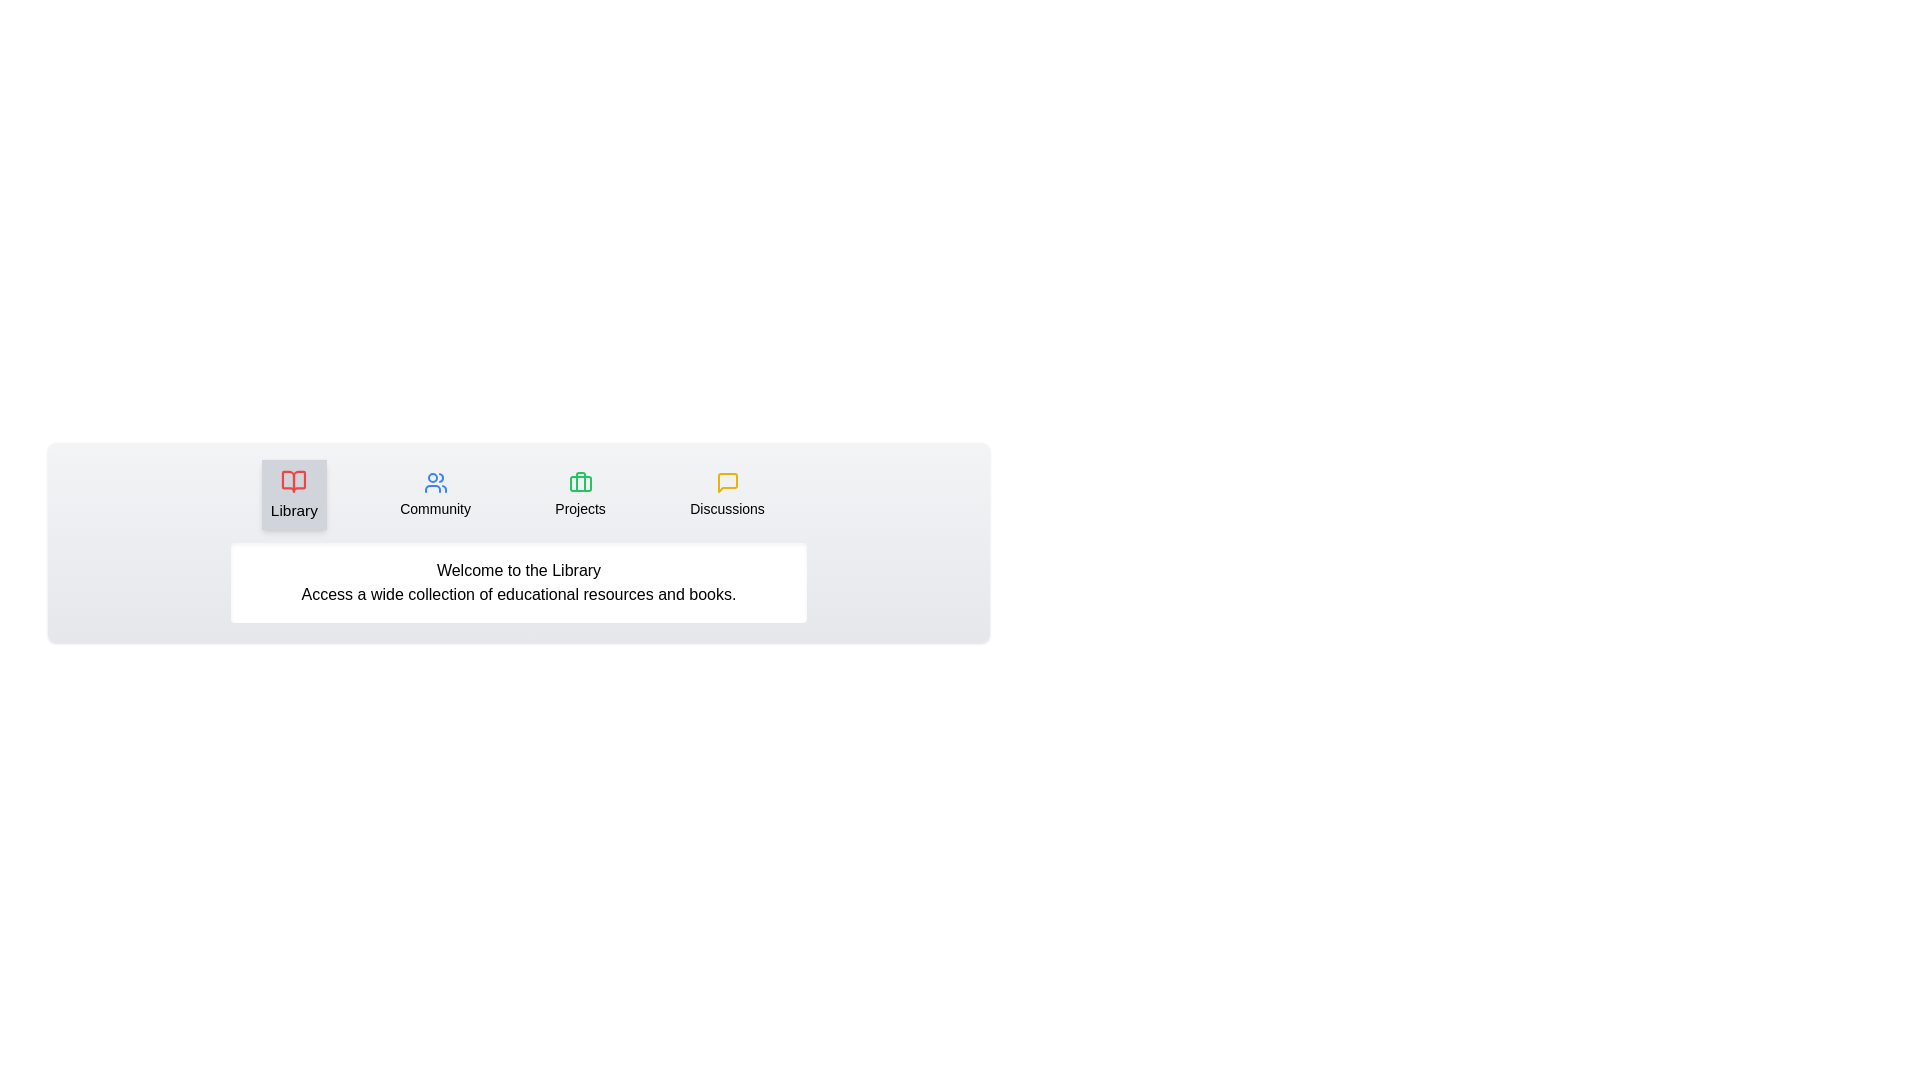 Image resolution: width=1920 pixels, height=1080 pixels. Describe the element at coordinates (293, 481) in the screenshot. I see `the 'Library' icon, which is the leftmost icon styled as an open book` at that location.